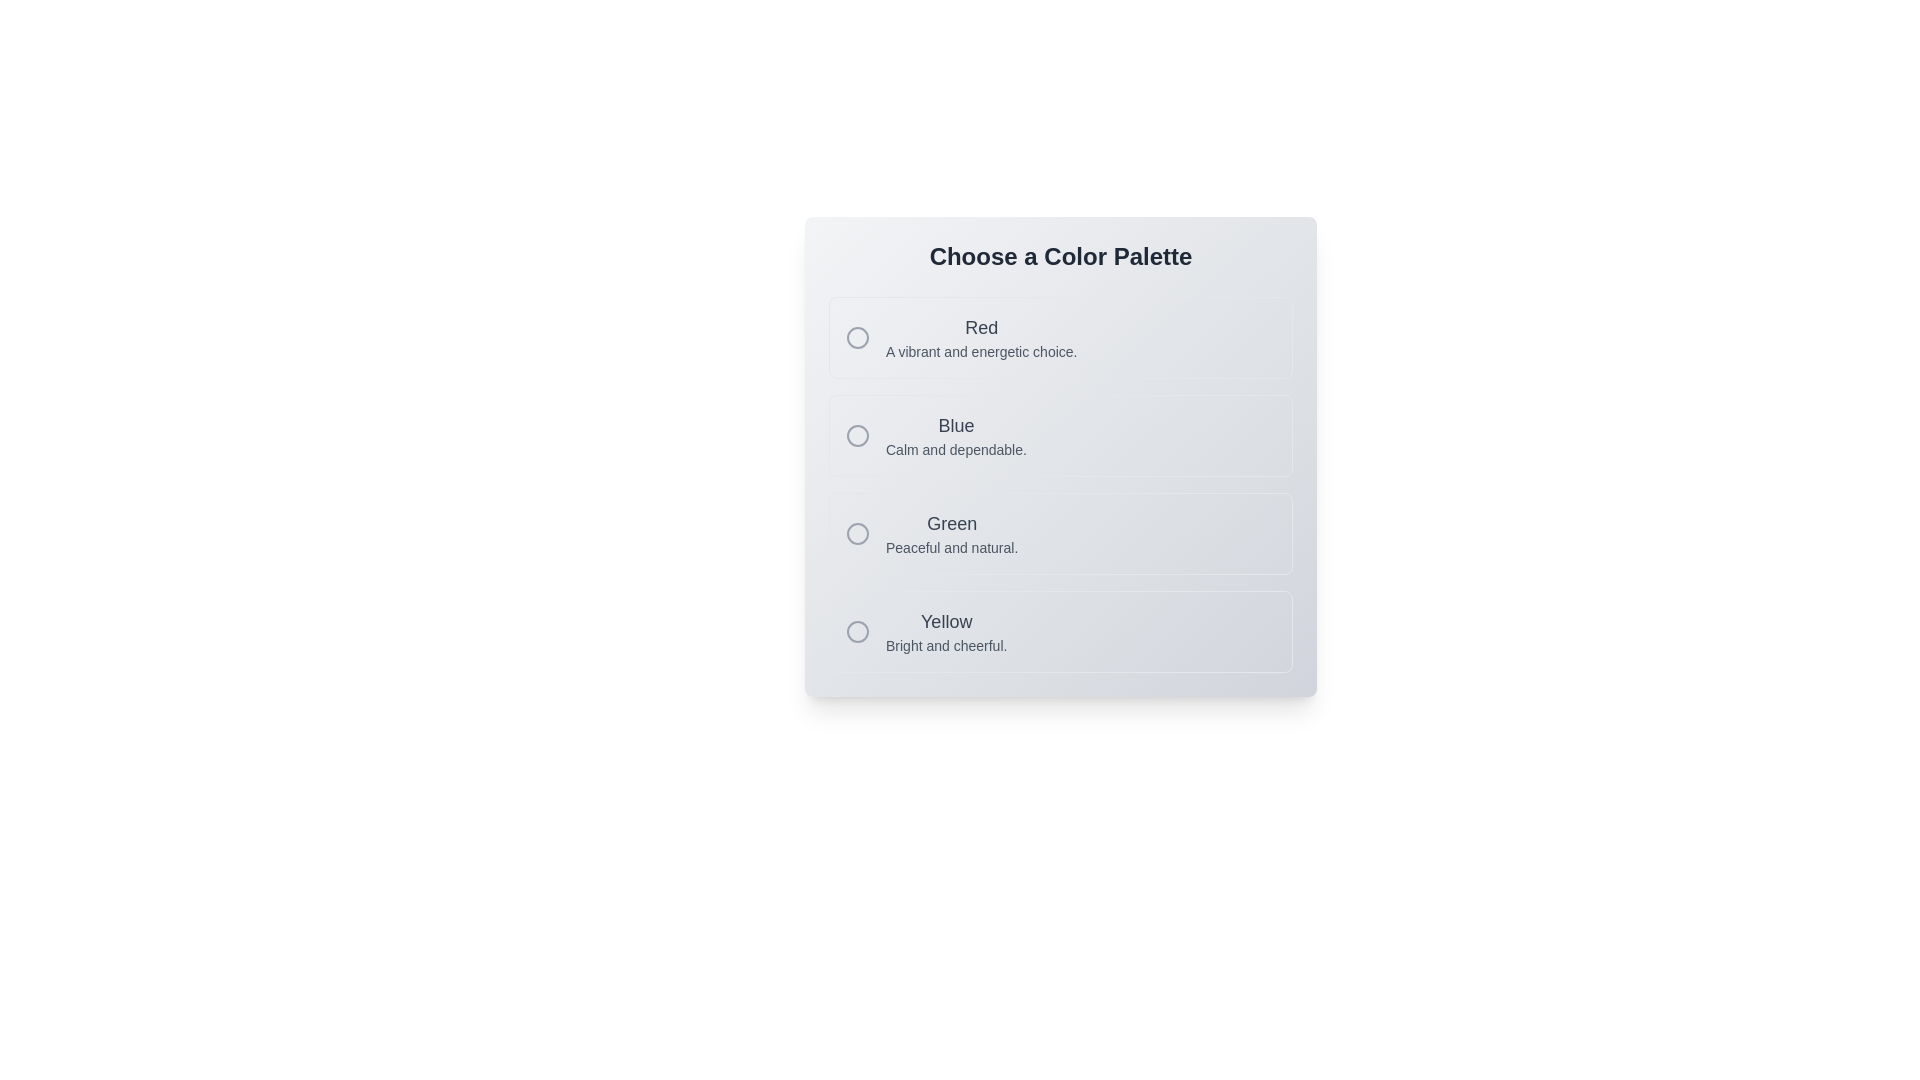 This screenshot has width=1920, height=1080. What do you see at coordinates (981, 326) in the screenshot?
I see `the text label indicating the first color option ('Red') in the list of color selections` at bounding box center [981, 326].